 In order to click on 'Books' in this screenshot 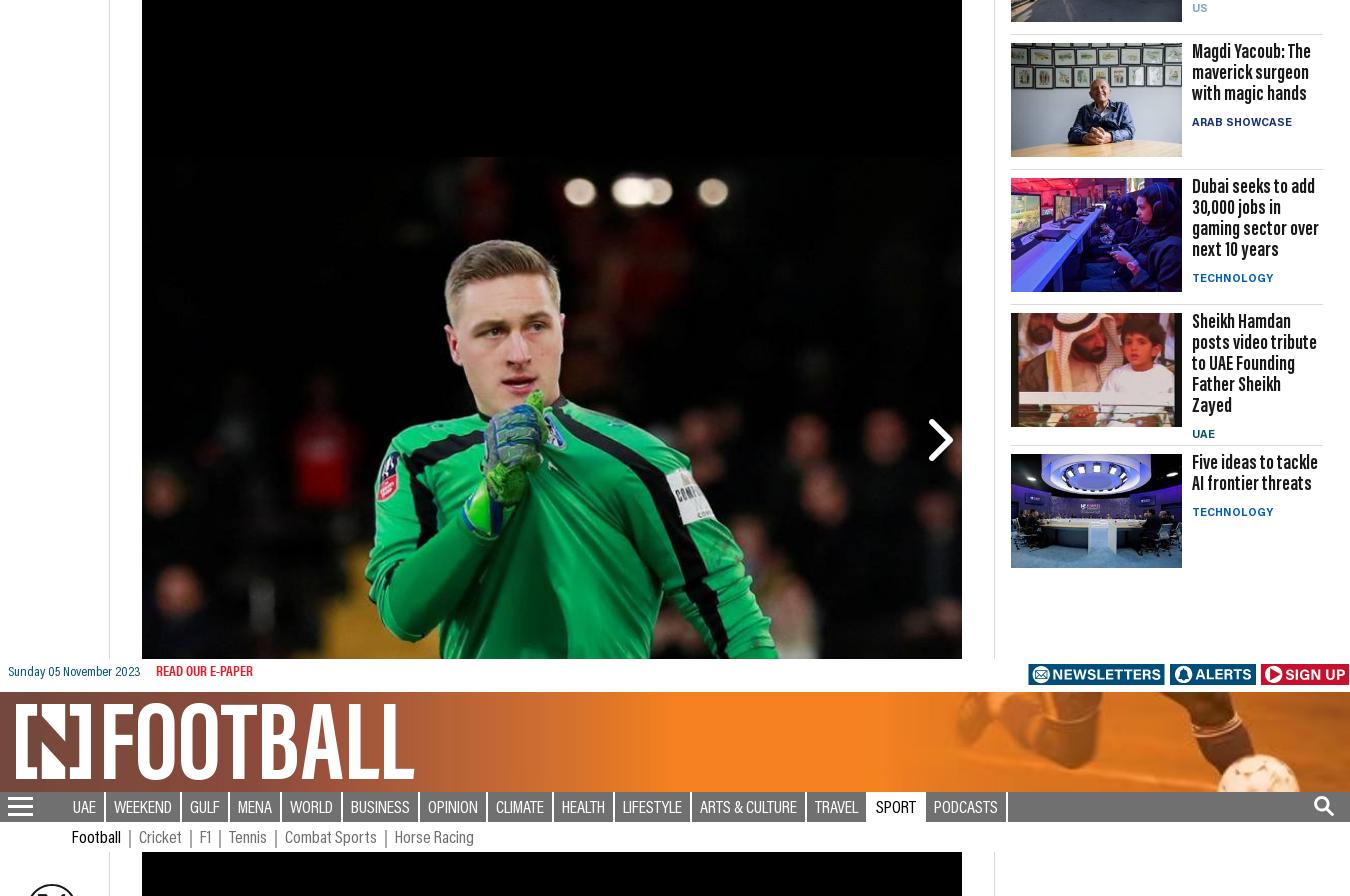, I will do `click(1029, 770)`.